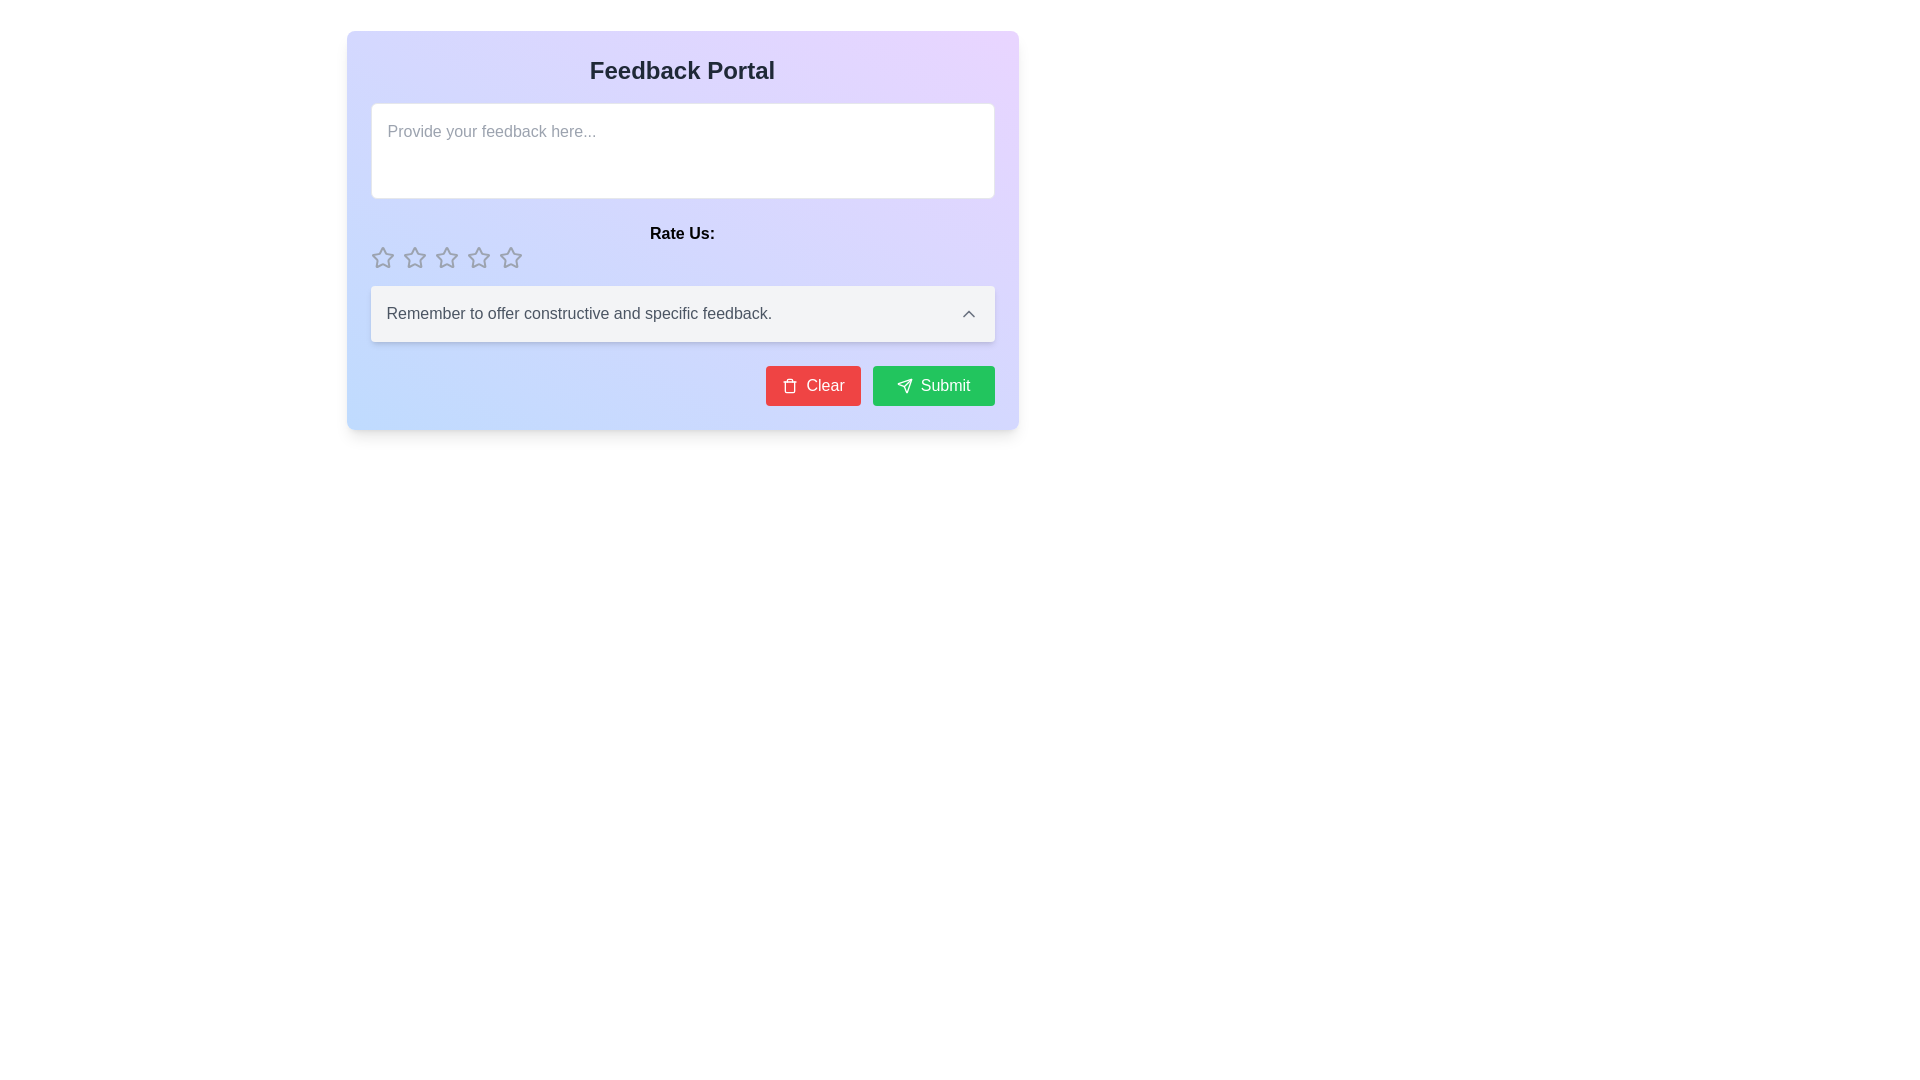 The height and width of the screenshot is (1080, 1920). Describe the element at coordinates (903, 385) in the screenshot. I see `the paper plane icon within the 'Submit' button located at the bottom right of the visible form` at that location.